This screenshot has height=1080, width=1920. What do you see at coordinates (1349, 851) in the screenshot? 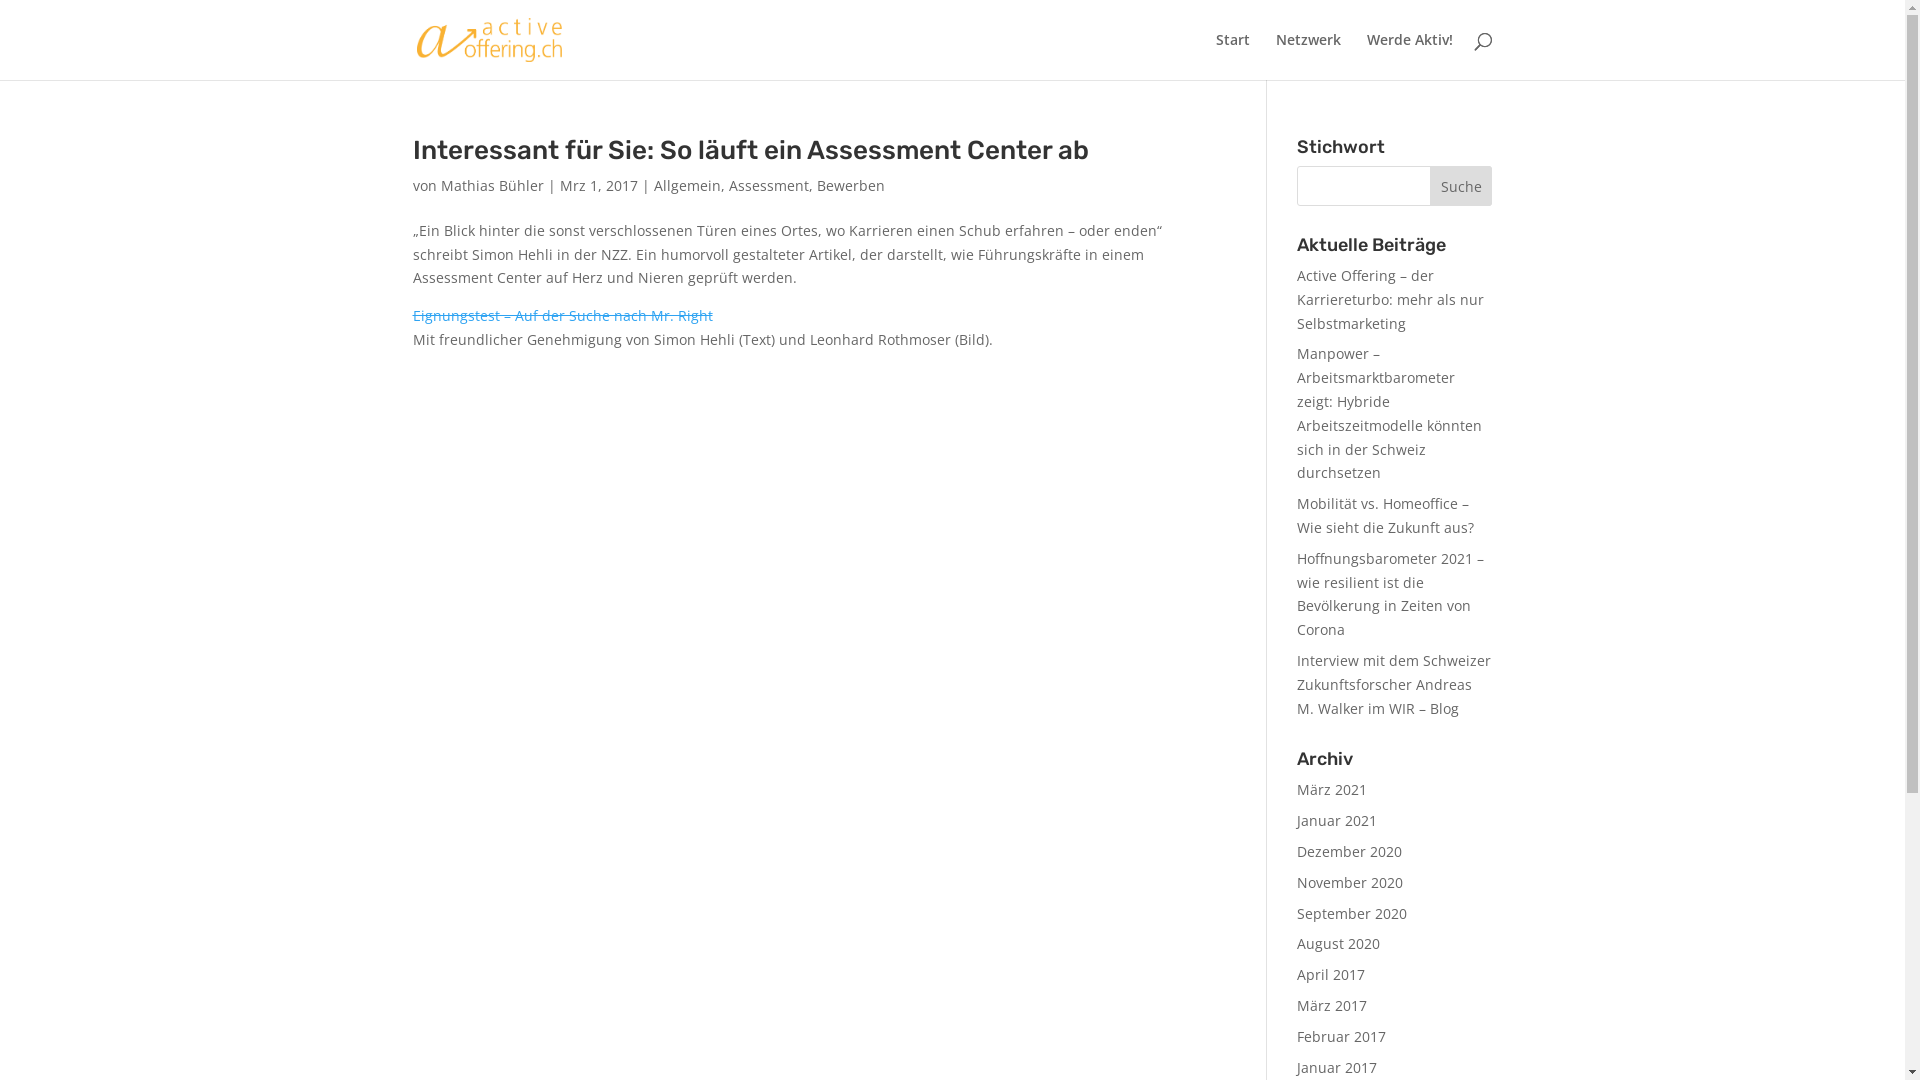
I see `'Dezember 2020'` at bounding box center [1349, 851].